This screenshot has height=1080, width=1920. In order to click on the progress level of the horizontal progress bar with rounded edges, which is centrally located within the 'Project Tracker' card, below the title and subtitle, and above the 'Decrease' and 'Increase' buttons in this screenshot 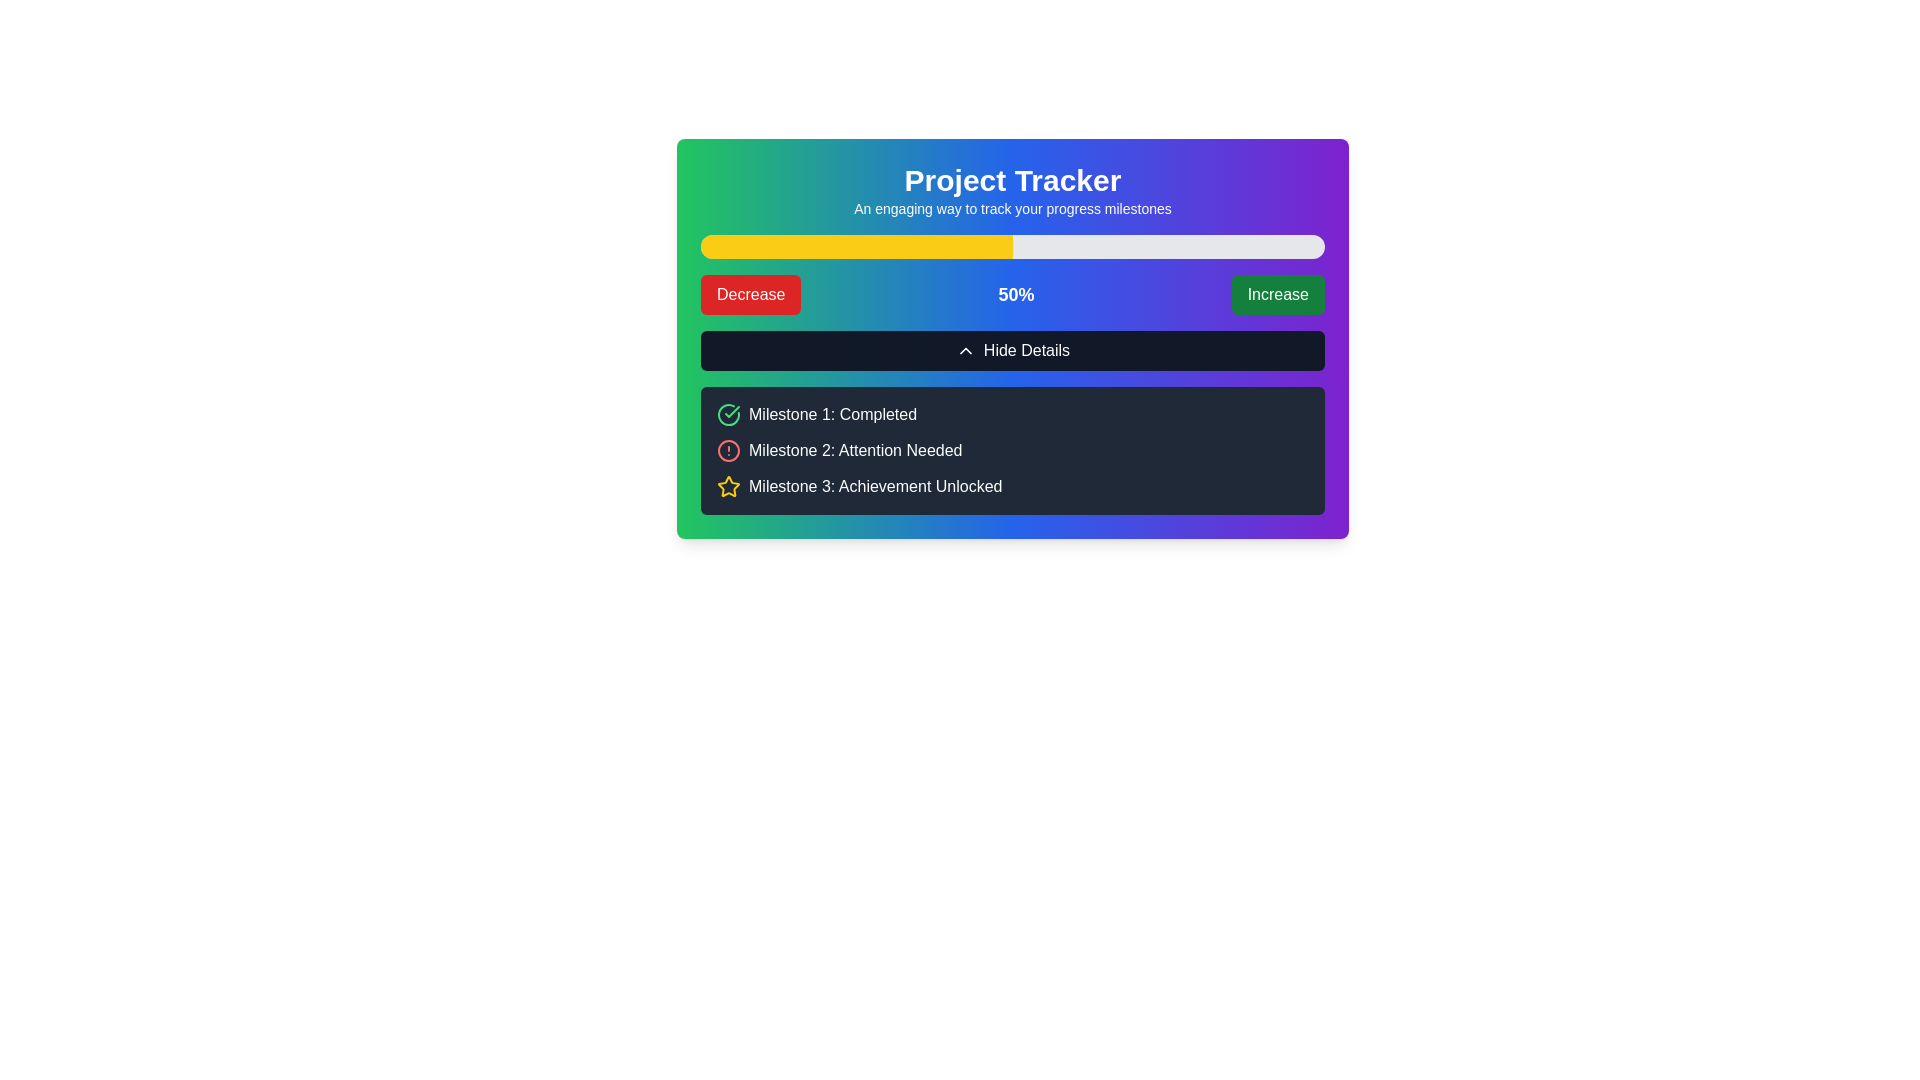, I will do `click(1012, 245)`.